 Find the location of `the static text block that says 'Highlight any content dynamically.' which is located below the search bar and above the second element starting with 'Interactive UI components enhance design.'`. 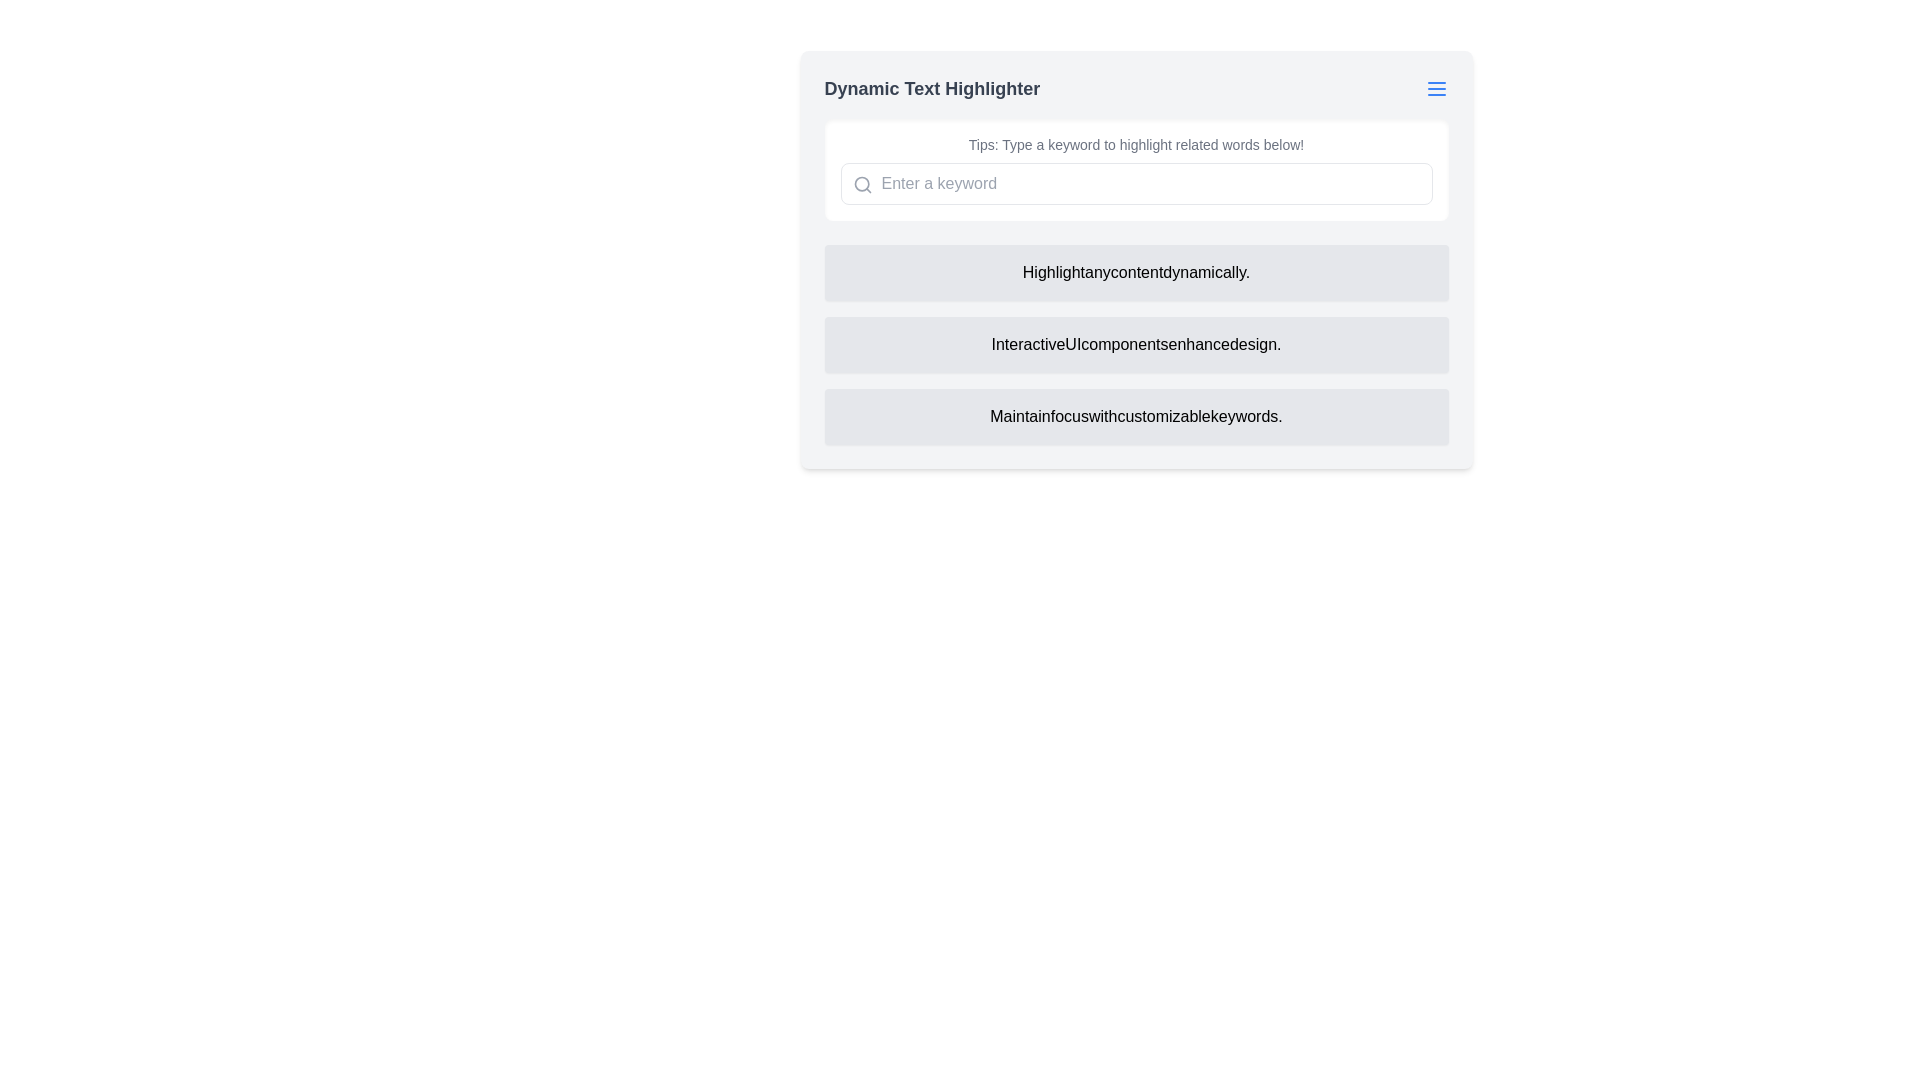

the static text block that says 'Highlight any content dynamically.' which is located below the search bar and above the second element starting with 'Interactive UI components enhance design.' is located at coordinates (1136, 273).